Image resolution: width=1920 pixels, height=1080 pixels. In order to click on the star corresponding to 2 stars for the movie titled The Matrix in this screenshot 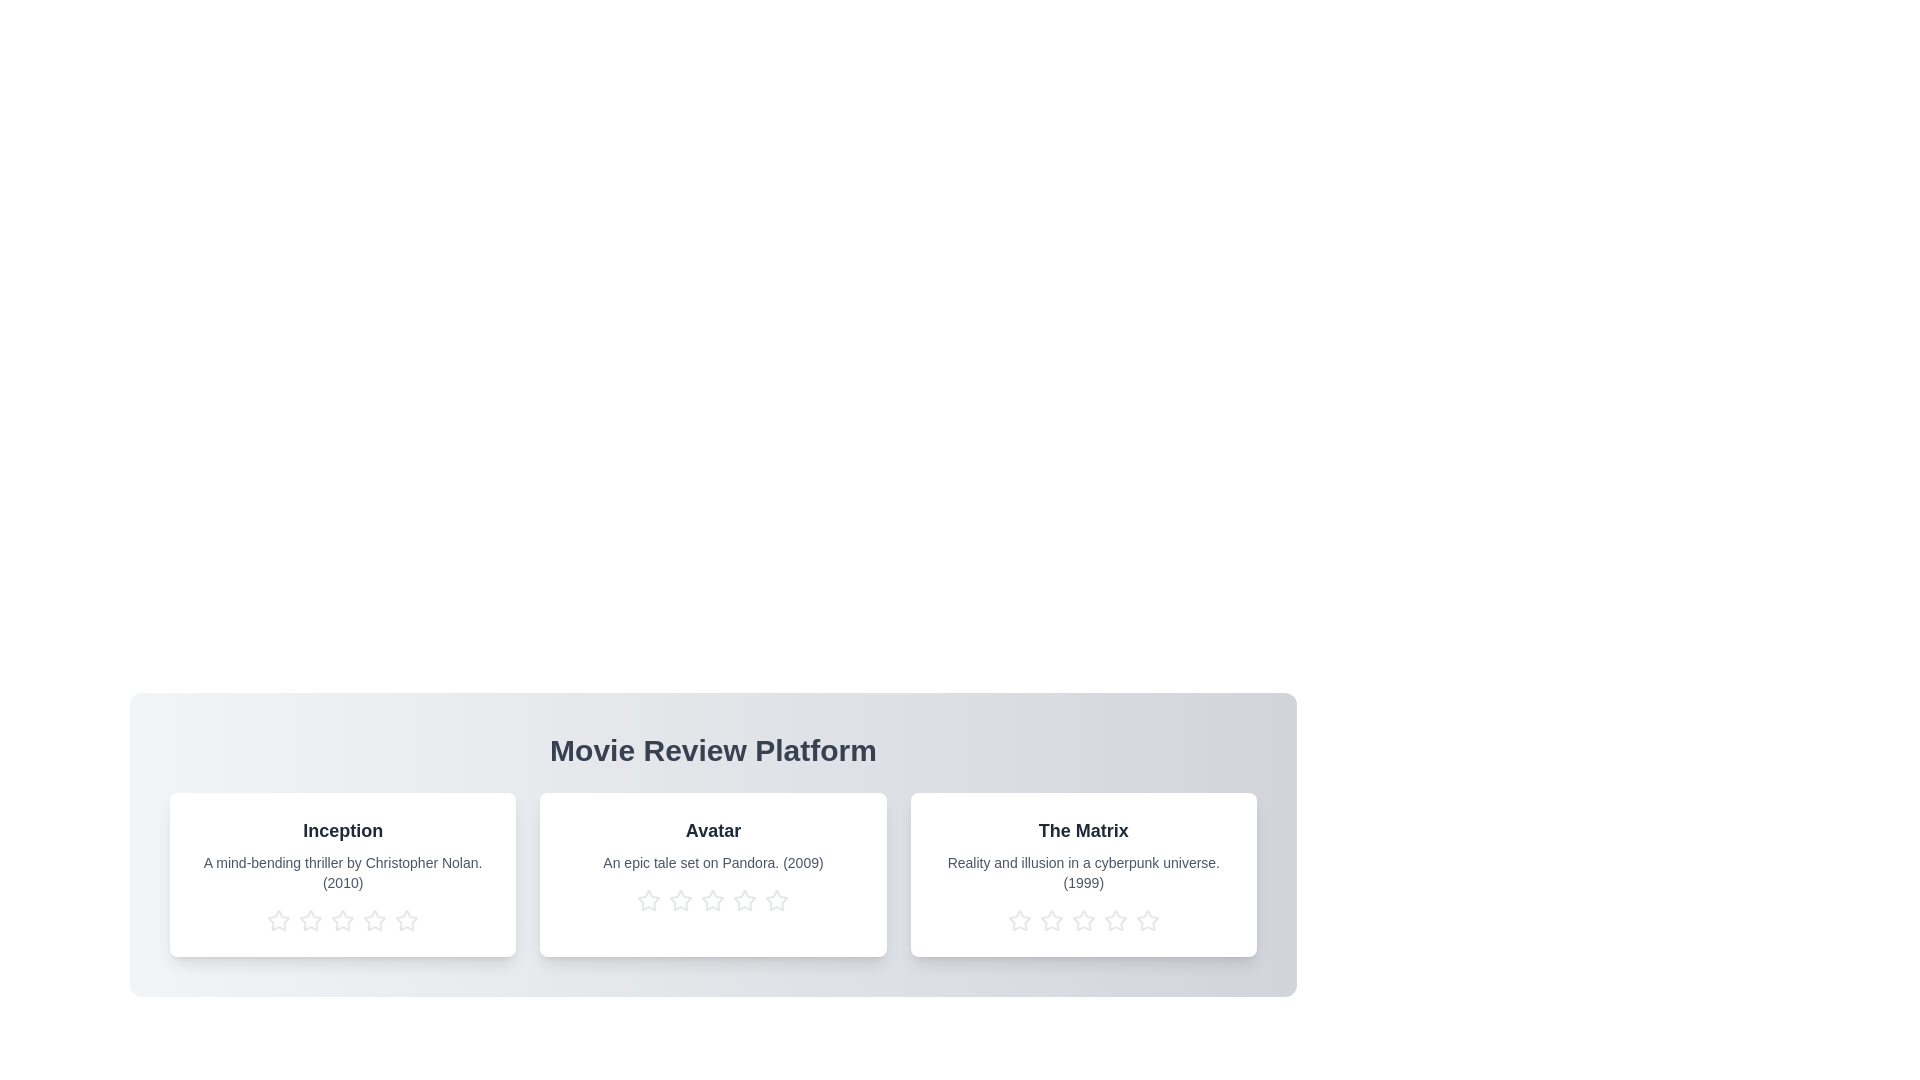, I will do `click(1050, 921)`.